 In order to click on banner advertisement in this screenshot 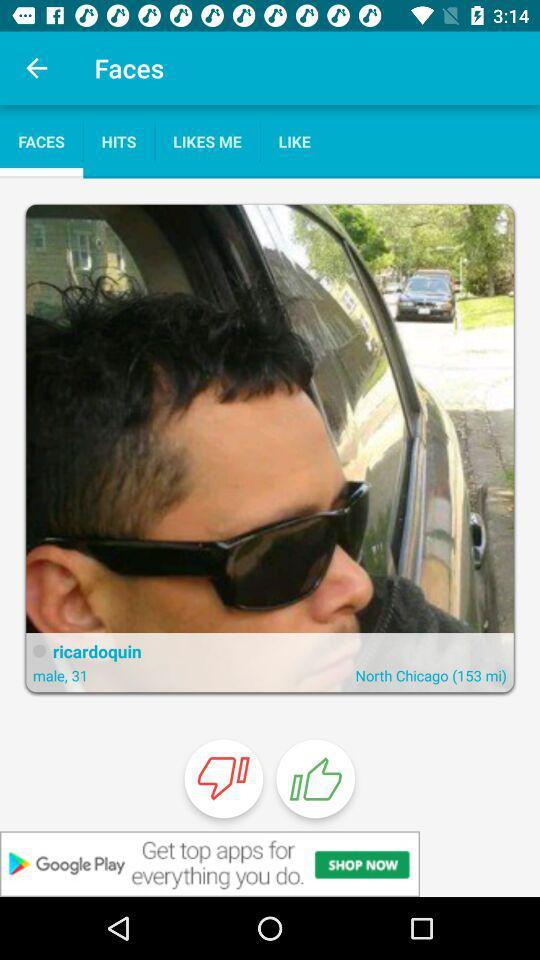, I will do `click(270, 863)`.